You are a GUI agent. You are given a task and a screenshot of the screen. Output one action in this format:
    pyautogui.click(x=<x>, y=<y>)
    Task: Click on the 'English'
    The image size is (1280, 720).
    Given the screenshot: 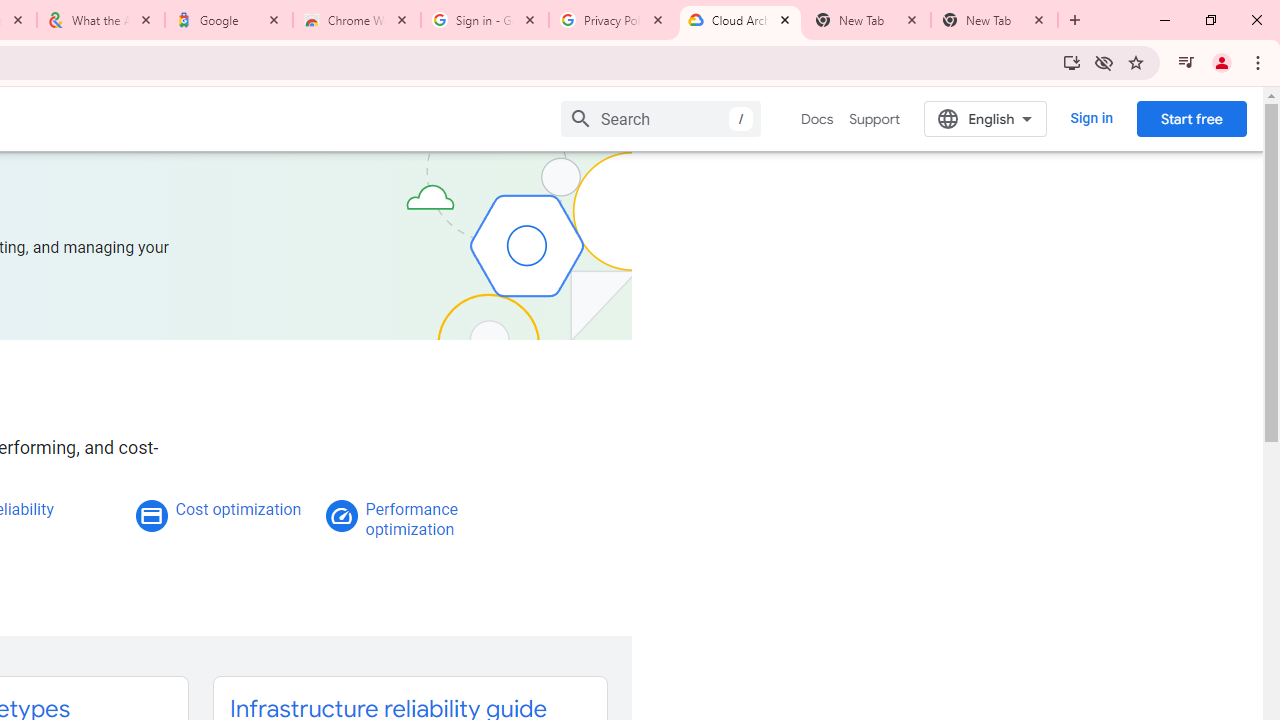 What is the action you would take?
    pyautogui.click(x=985, y=118)
    